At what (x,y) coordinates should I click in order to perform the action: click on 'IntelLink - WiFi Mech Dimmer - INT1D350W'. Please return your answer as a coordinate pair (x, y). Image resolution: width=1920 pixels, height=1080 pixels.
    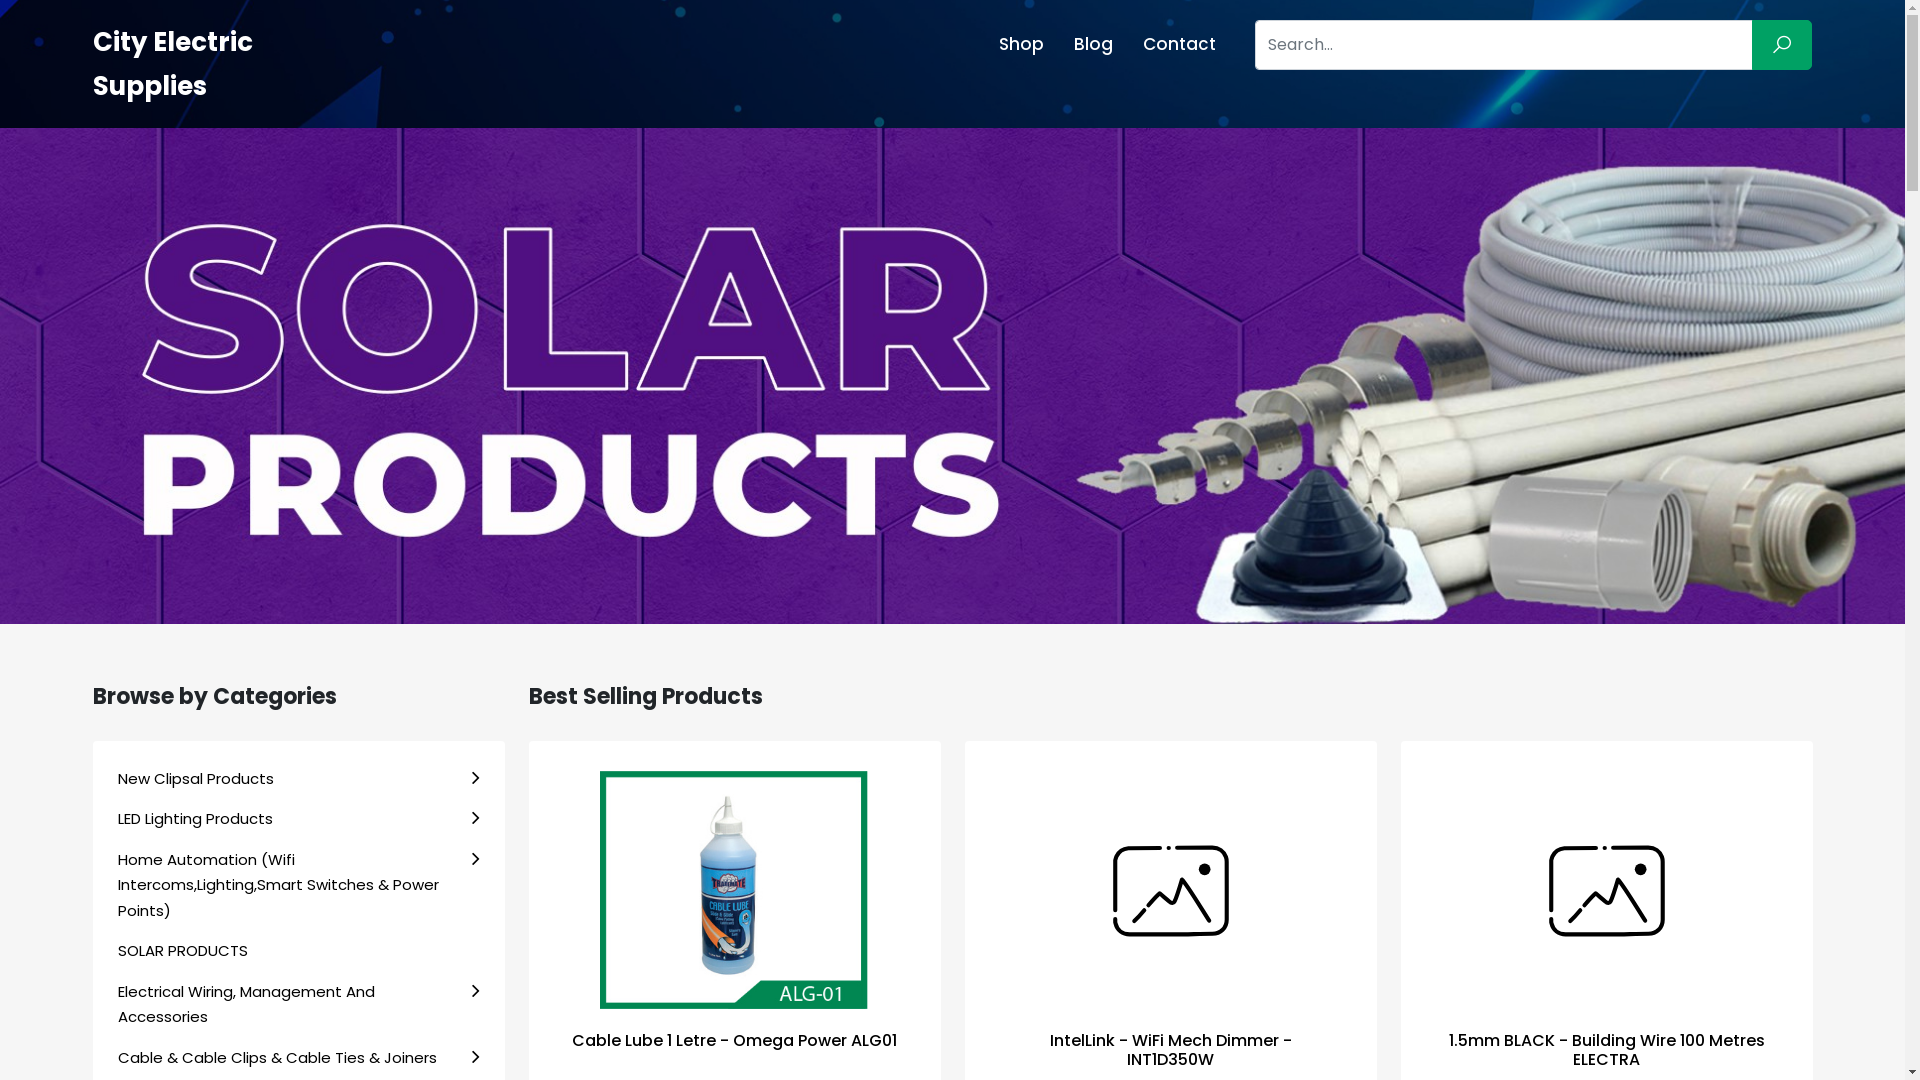
    Looking at the image, I should click on (1171, 1048).